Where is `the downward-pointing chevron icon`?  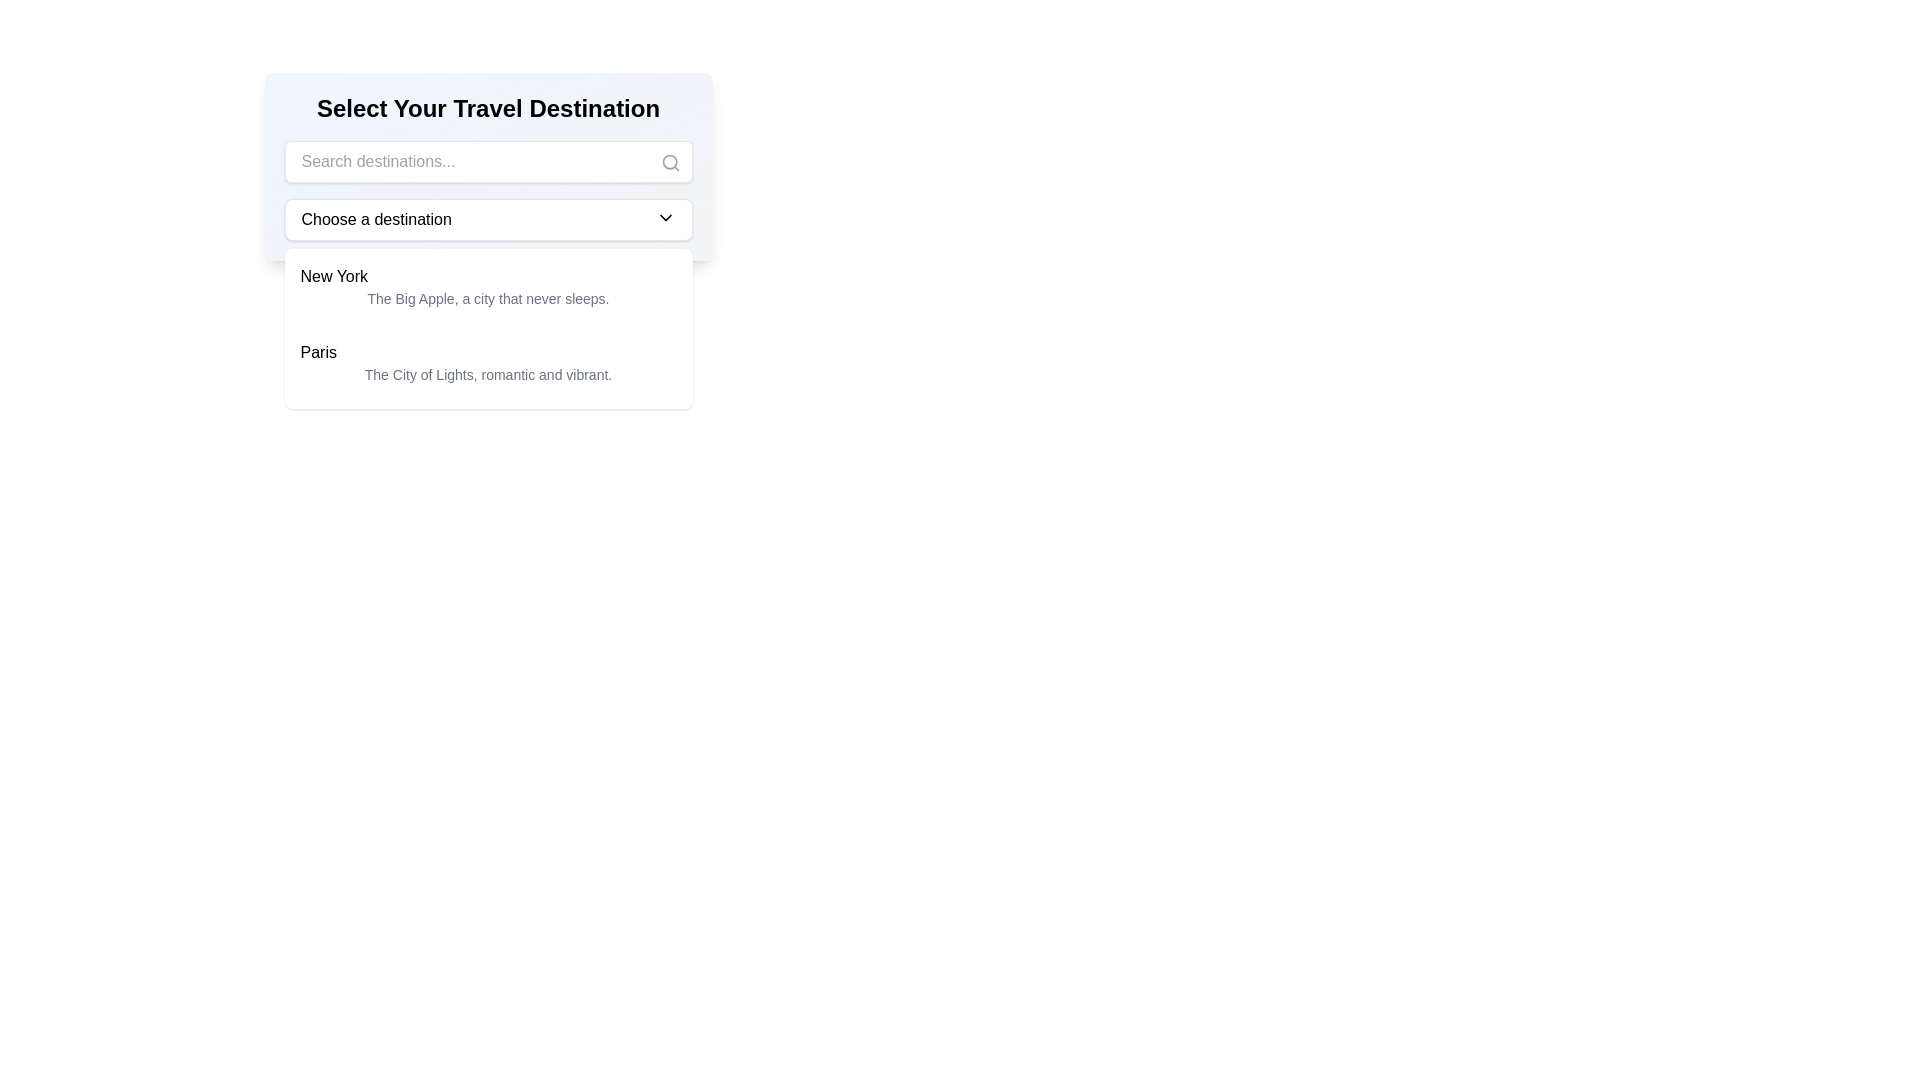
the downward-pointing chevron icon is located at coordinates (665, 218).